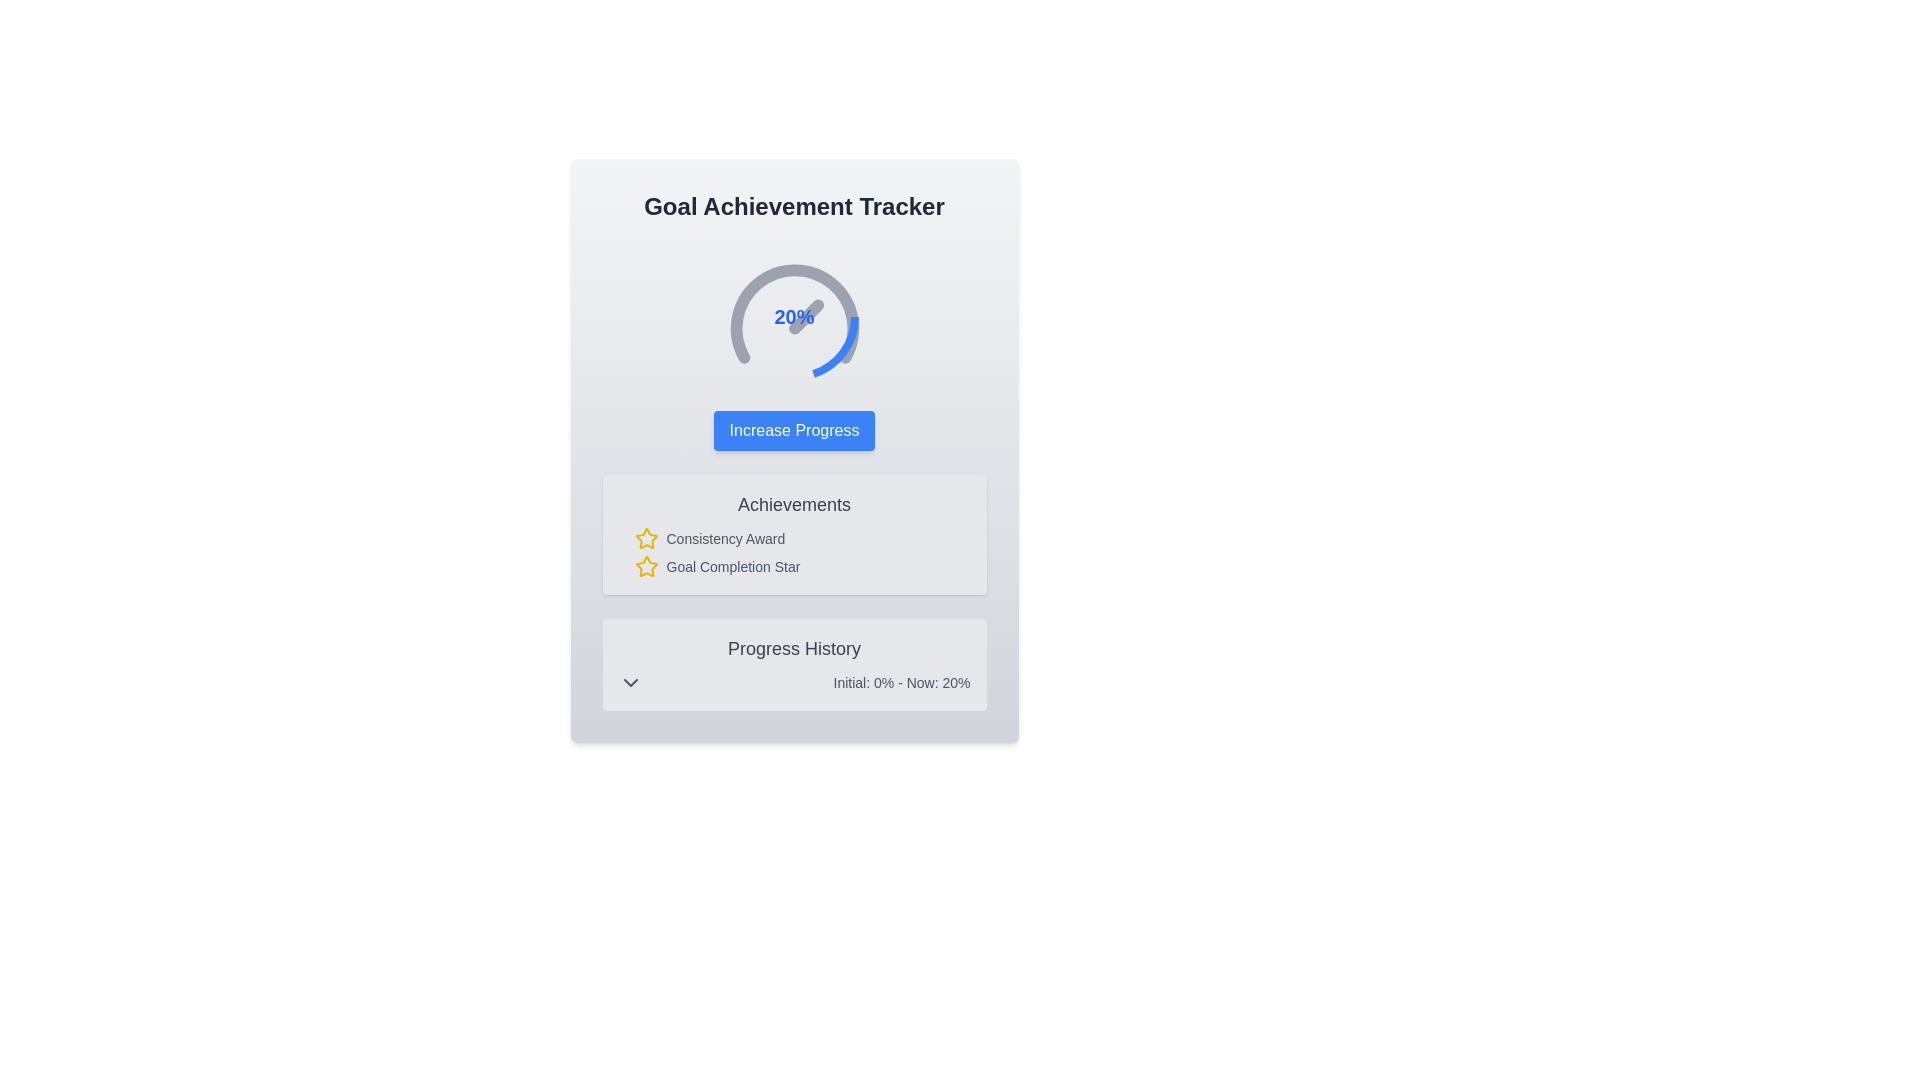 The height and width of the screenshot is (1080, 1920). I want to click on the first list item labeled 'Consistency Award' in the 'Achievements' section, so click(793, 552).